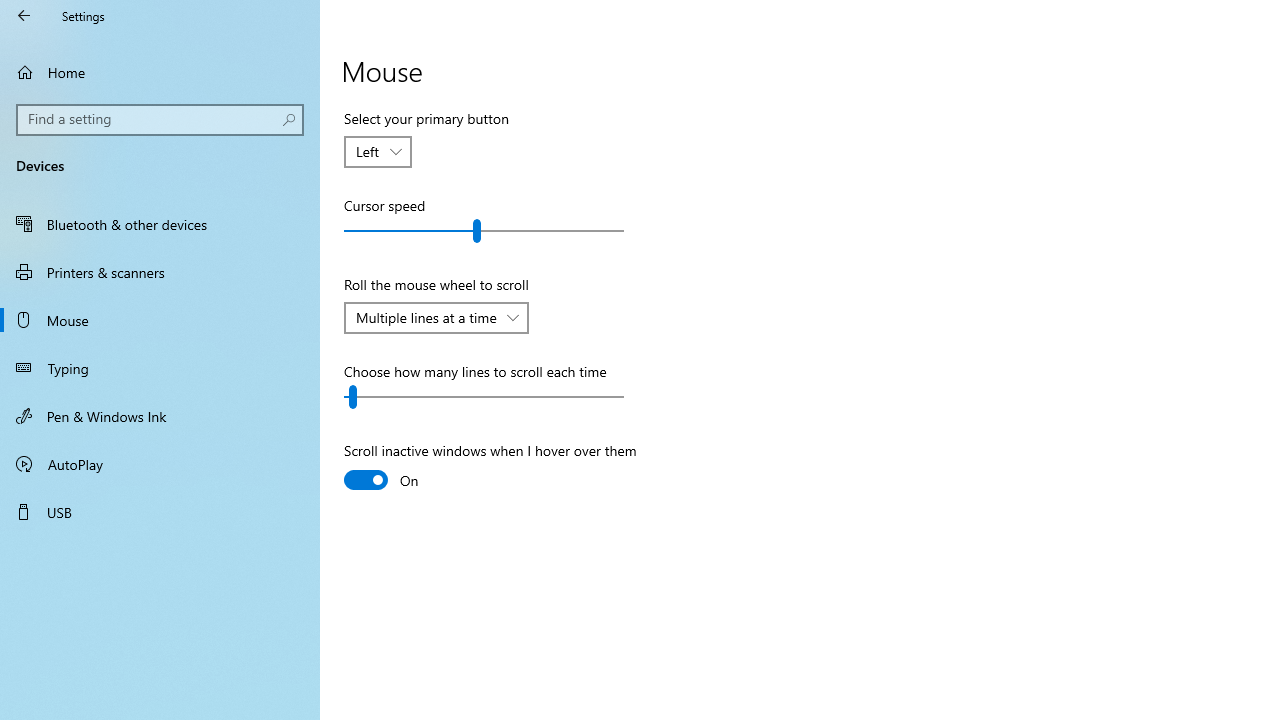  Describe the element at coordinates (160, 464) in the screenshot. I see `'AutoPlay'` at that location.